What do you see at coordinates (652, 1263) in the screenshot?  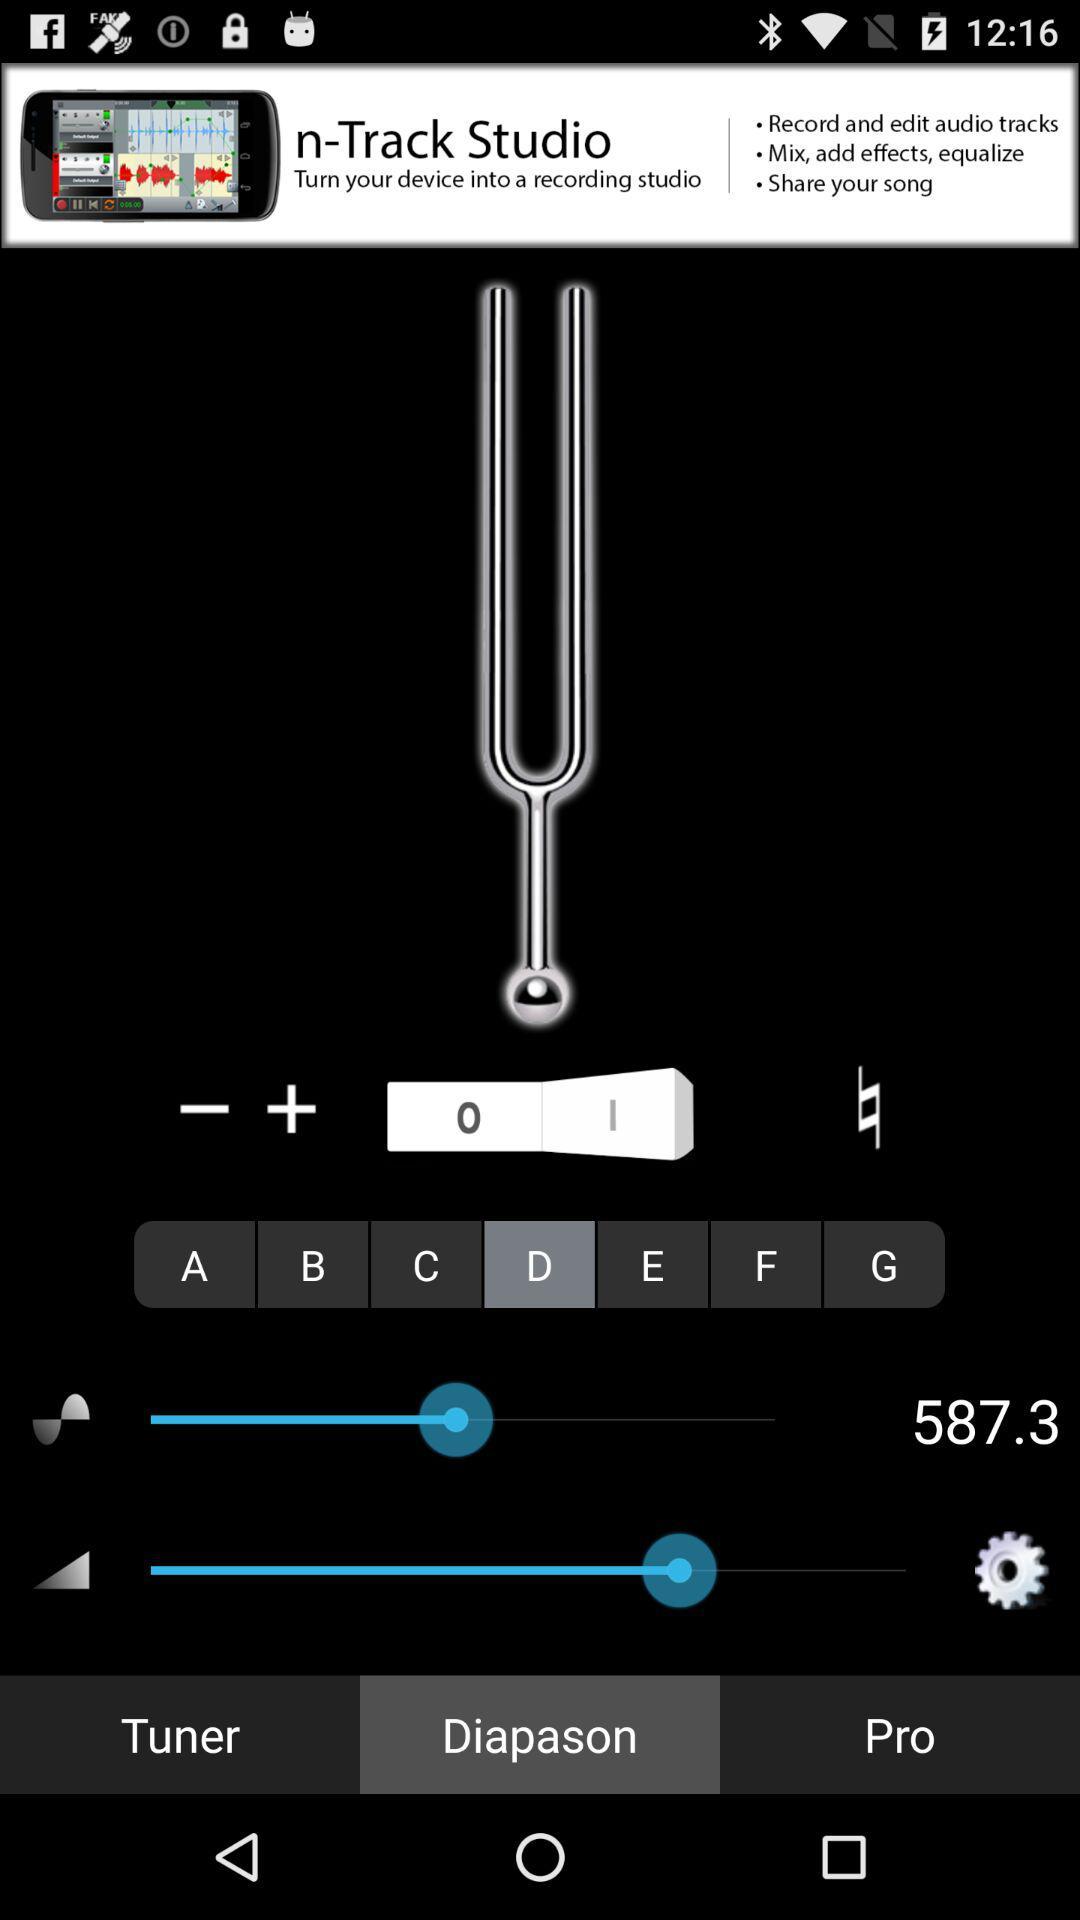 I see `item to the left of f radio button` at bounding box center [652, 1263].